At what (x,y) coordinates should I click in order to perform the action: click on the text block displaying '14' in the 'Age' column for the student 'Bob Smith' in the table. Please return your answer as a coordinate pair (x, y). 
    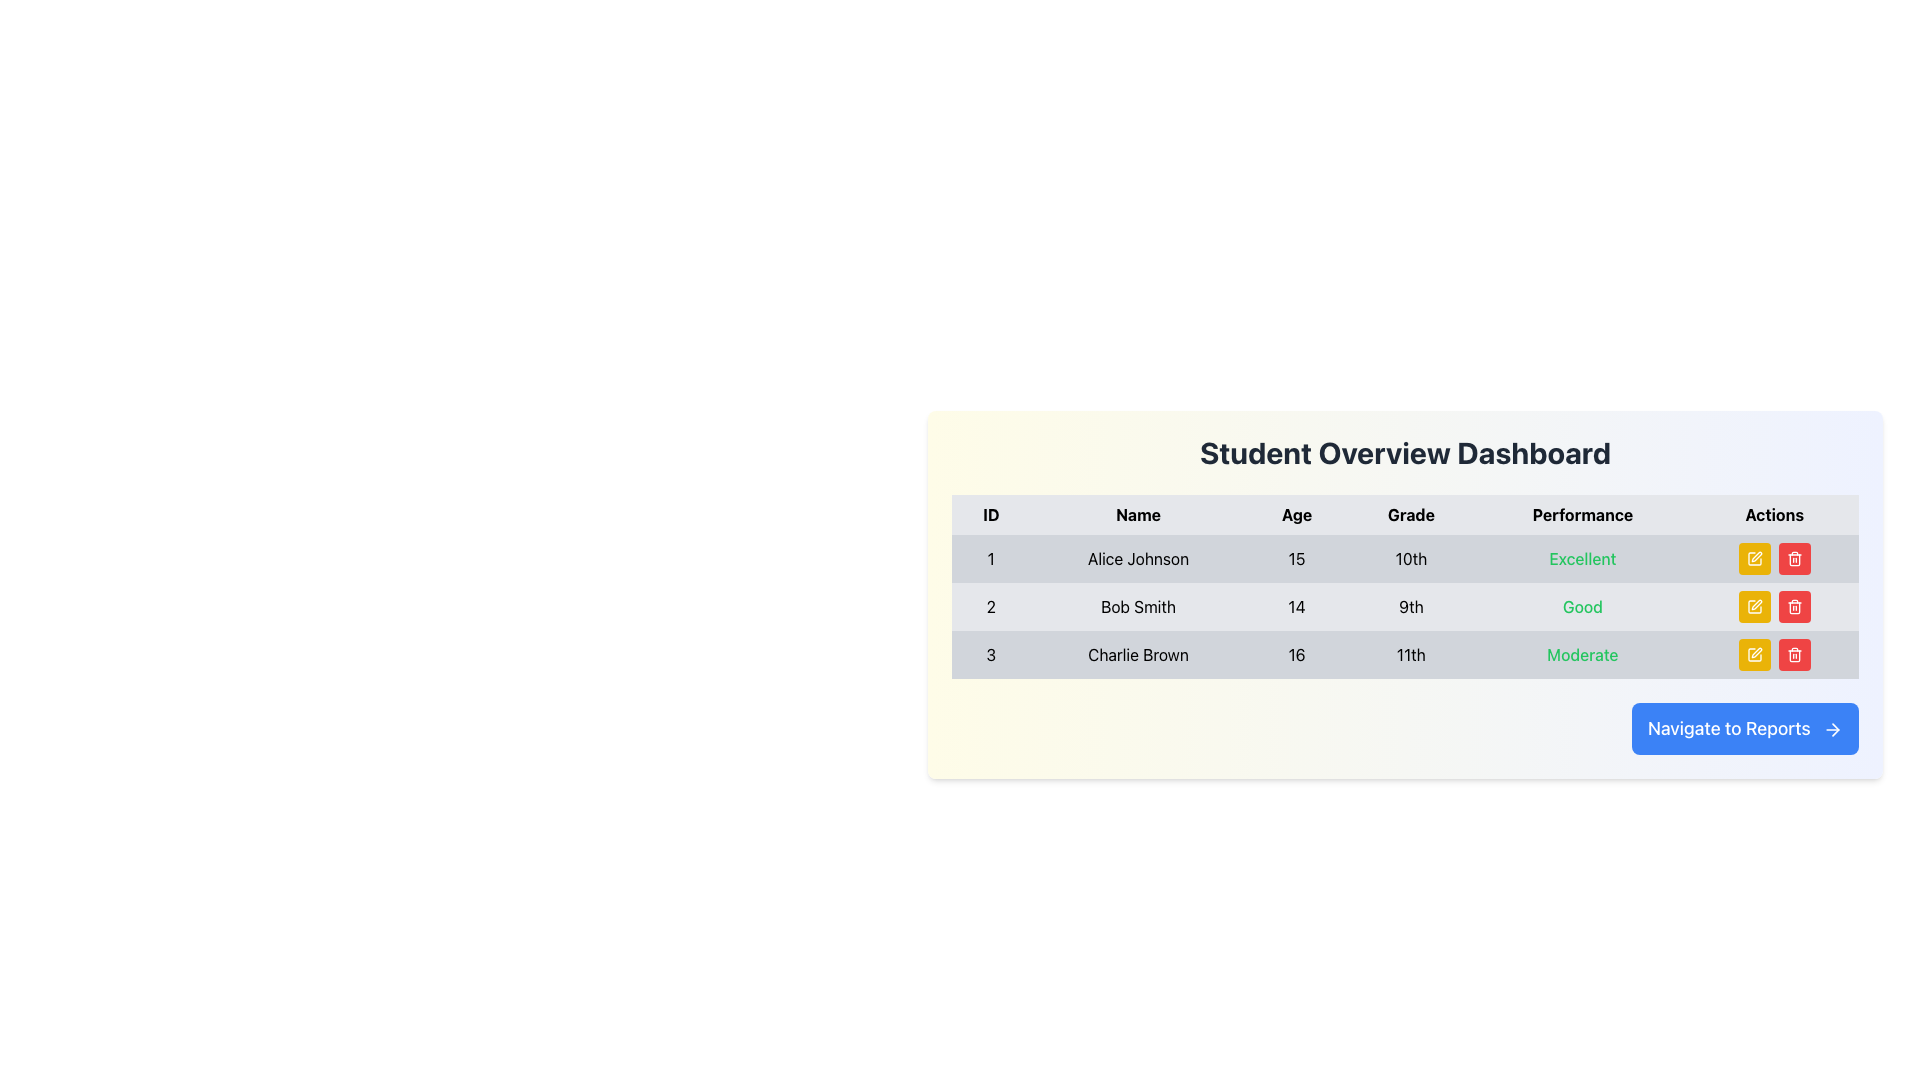
    Looking at the image, I should click on (1296, 605).